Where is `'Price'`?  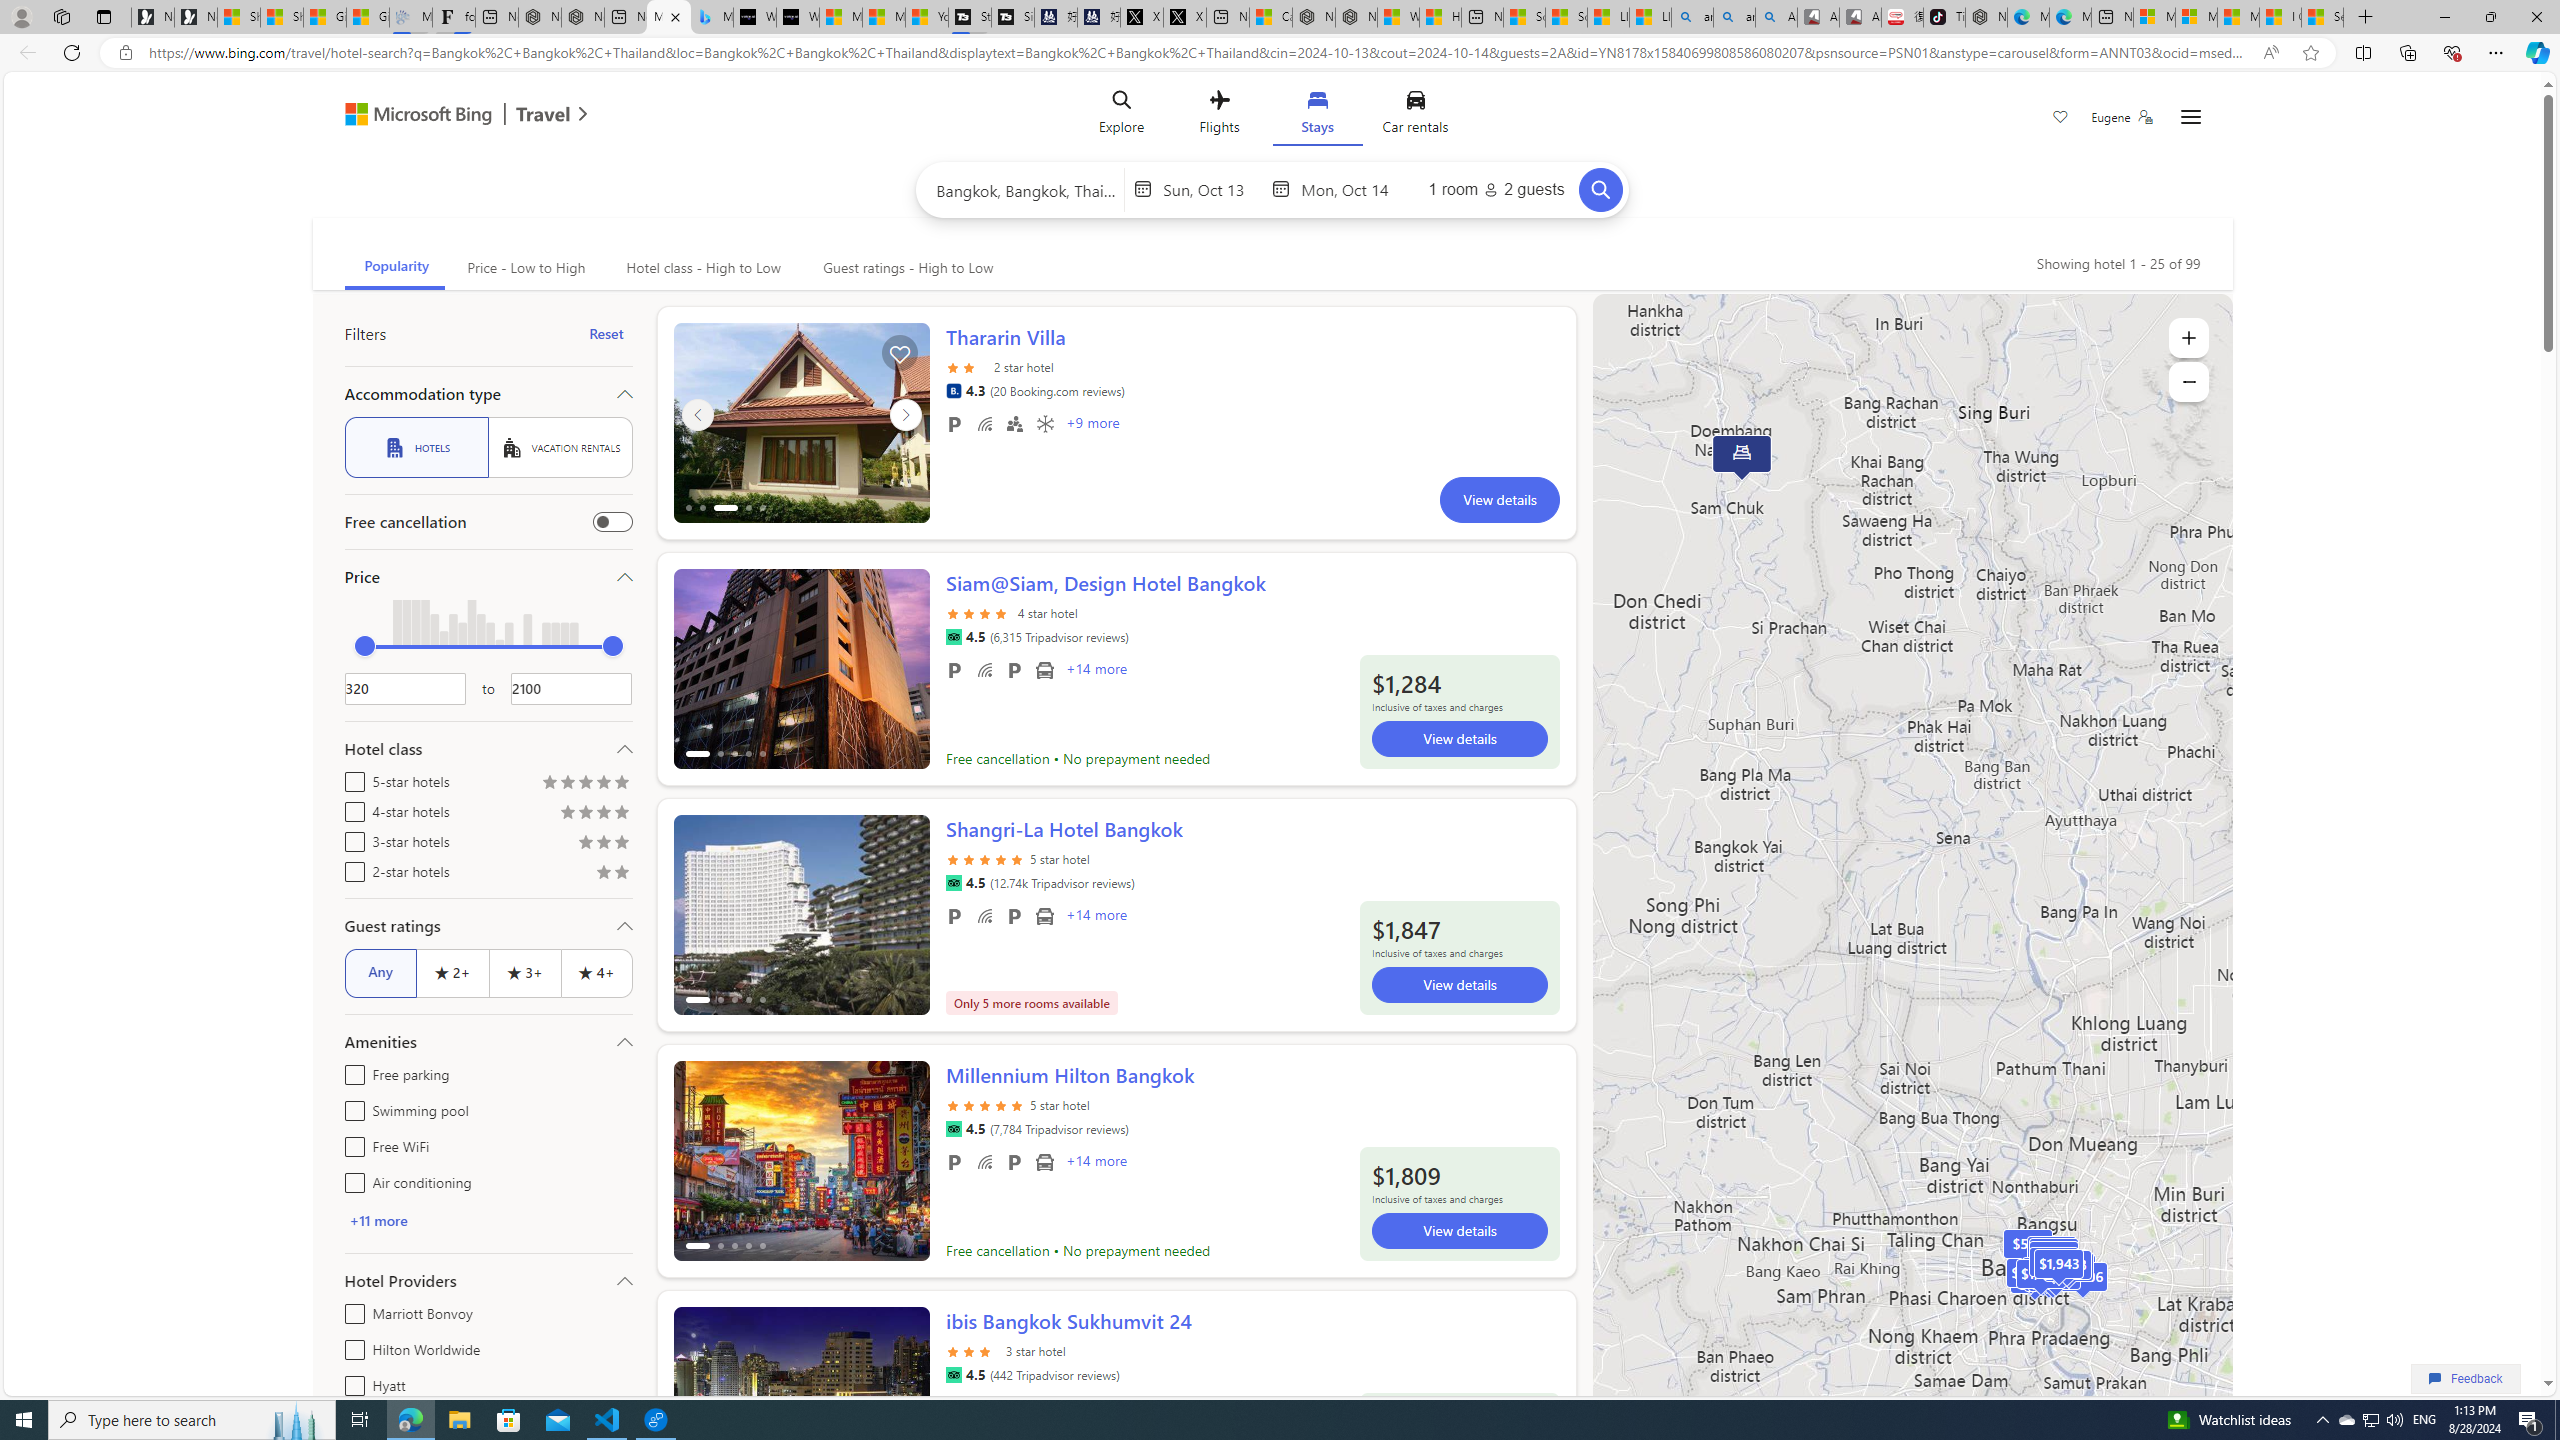 'Price' is located at coordinates (486, 575).